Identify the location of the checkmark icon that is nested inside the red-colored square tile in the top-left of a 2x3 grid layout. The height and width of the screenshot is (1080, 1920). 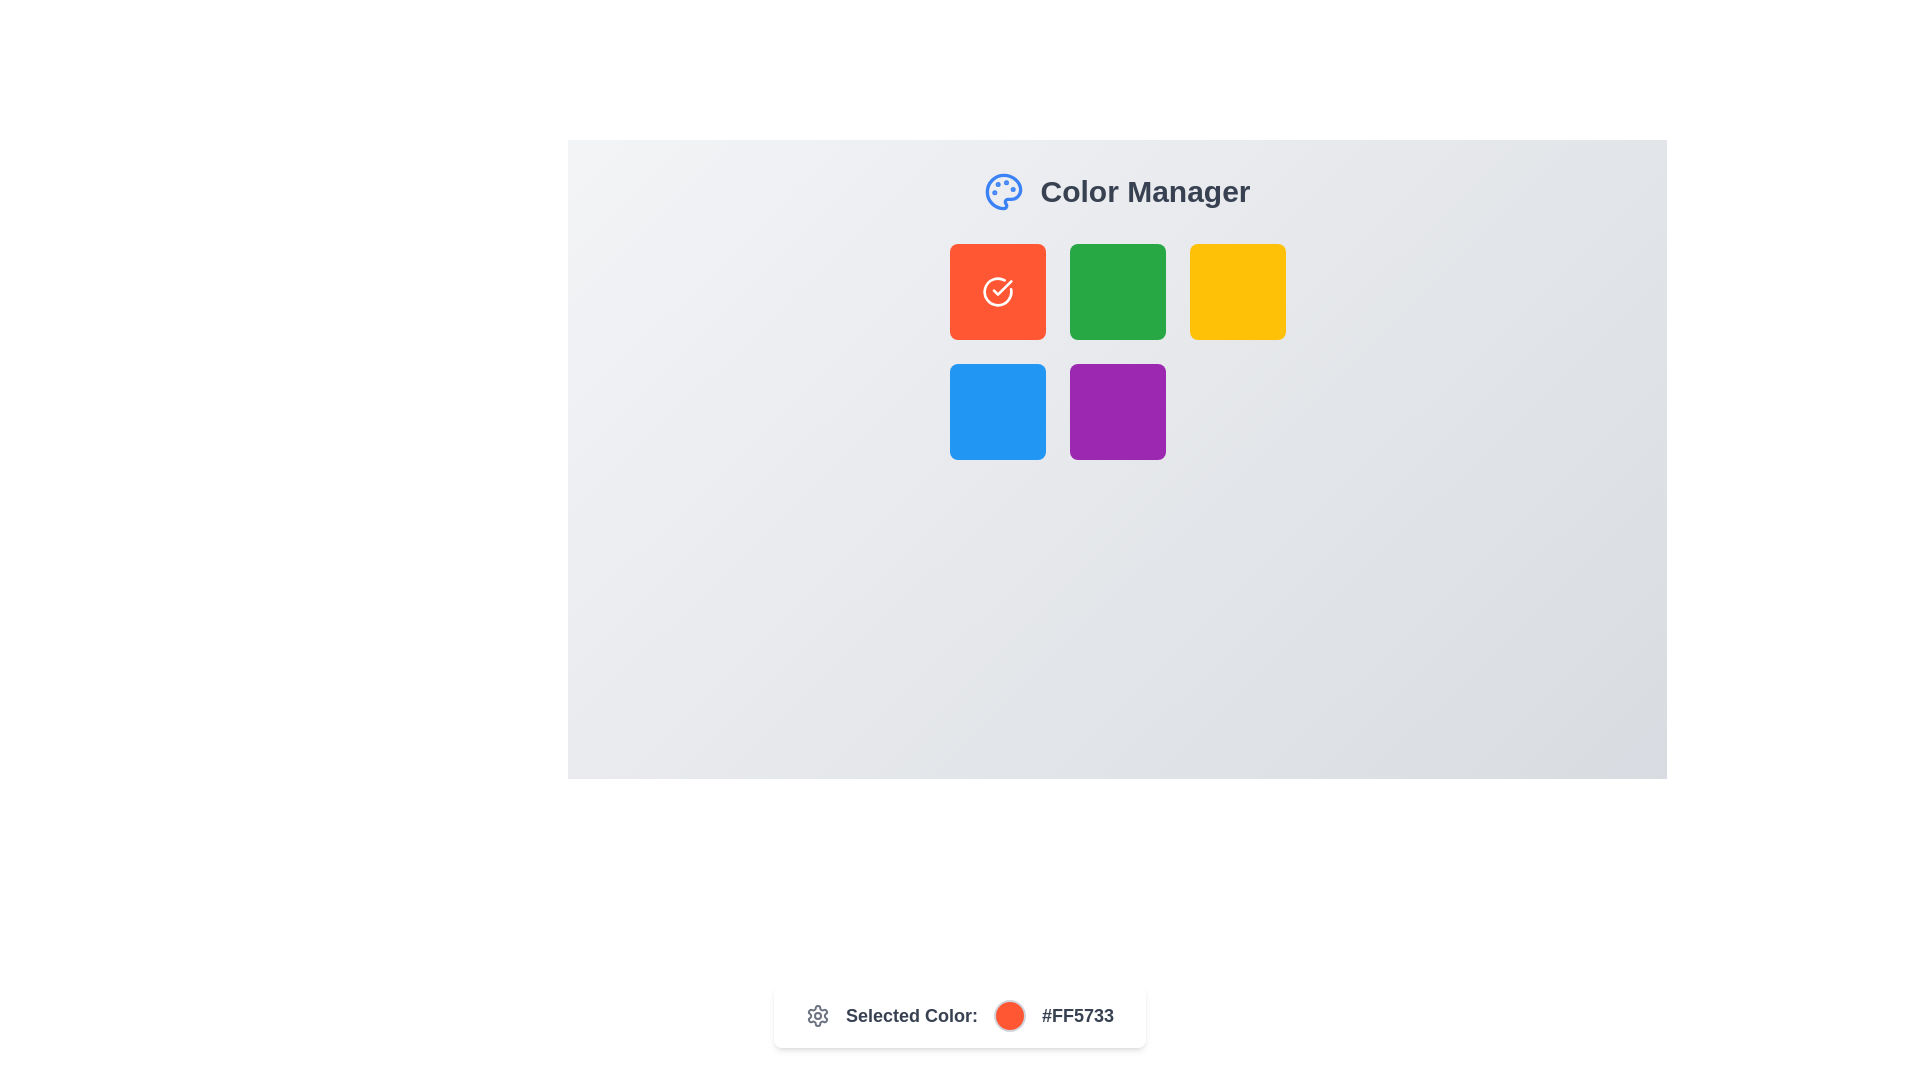
(1002, 288).